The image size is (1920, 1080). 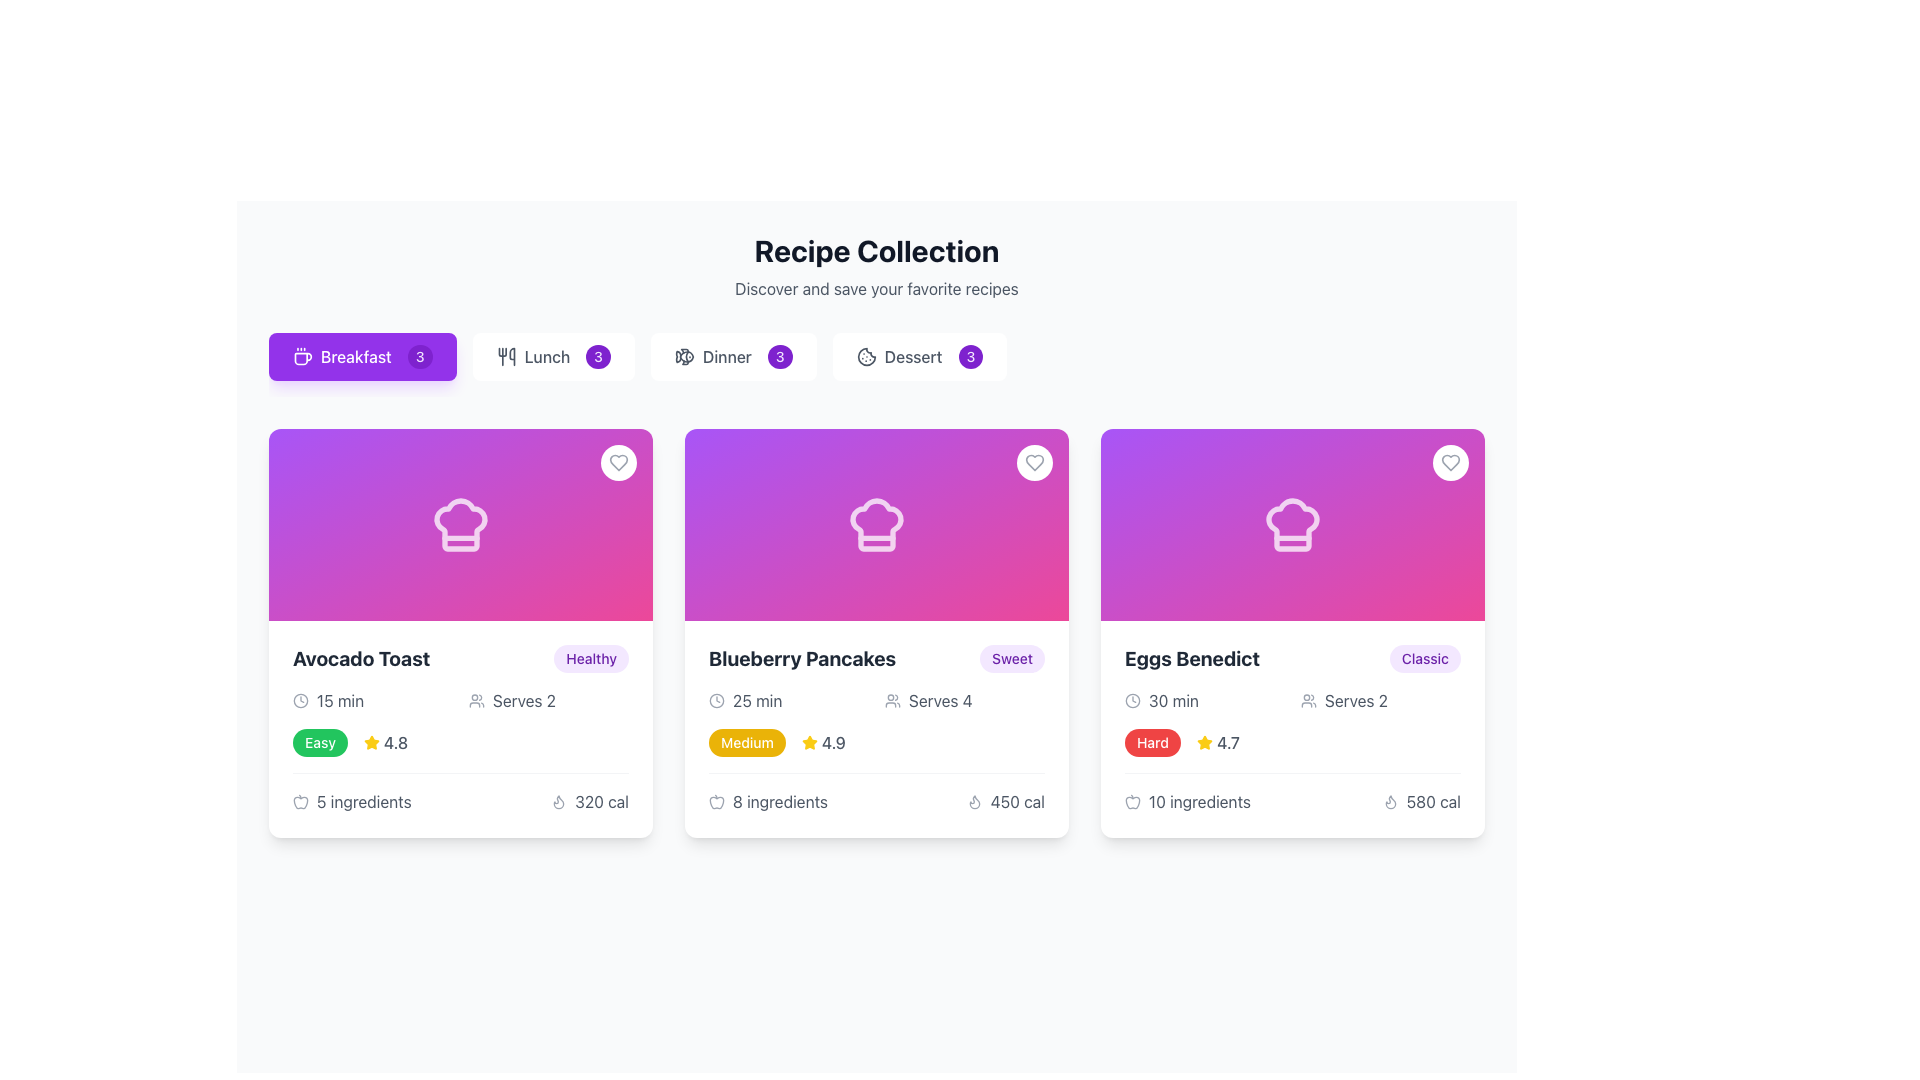 What do you see at coordinates (590, 659) in the screenshot?
I see `the pill-shaped label displaying 'Healthy' in bold sans-serif font, located at the top-right corner of the 'Avocado Toast' card` at bounding box center [590, 659].